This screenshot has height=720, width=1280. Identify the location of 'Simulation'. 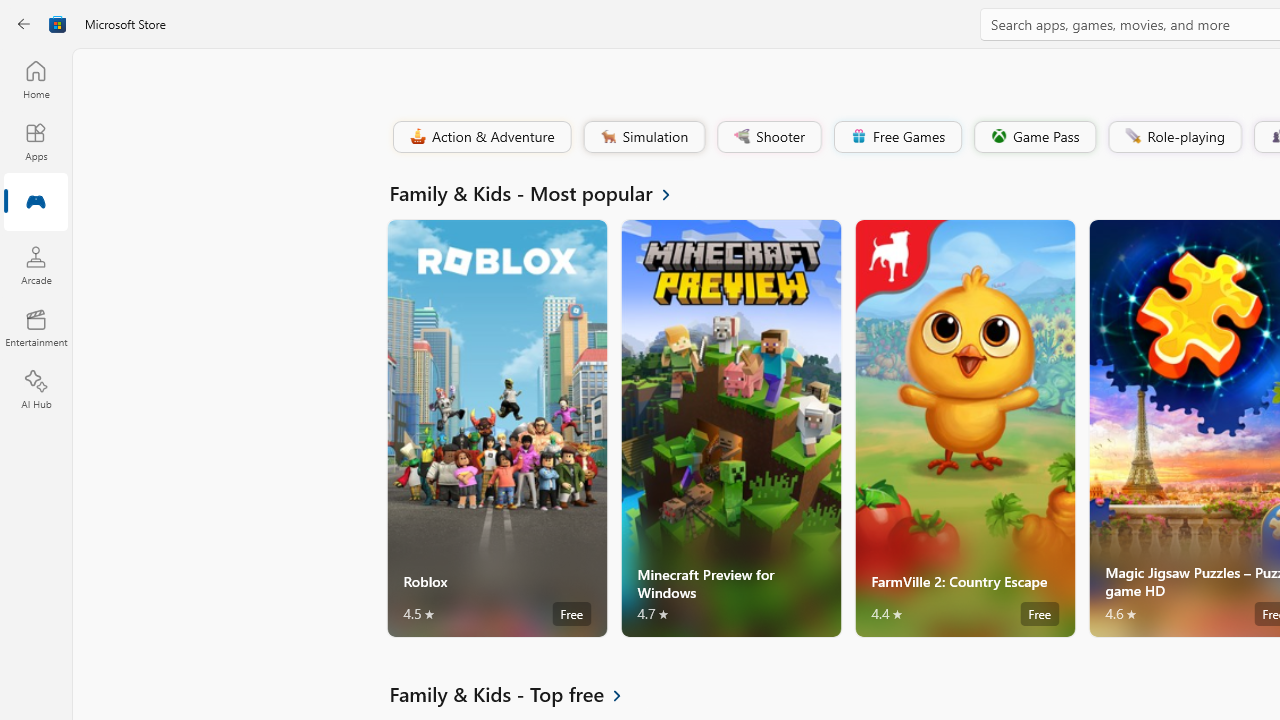
(643, 135).